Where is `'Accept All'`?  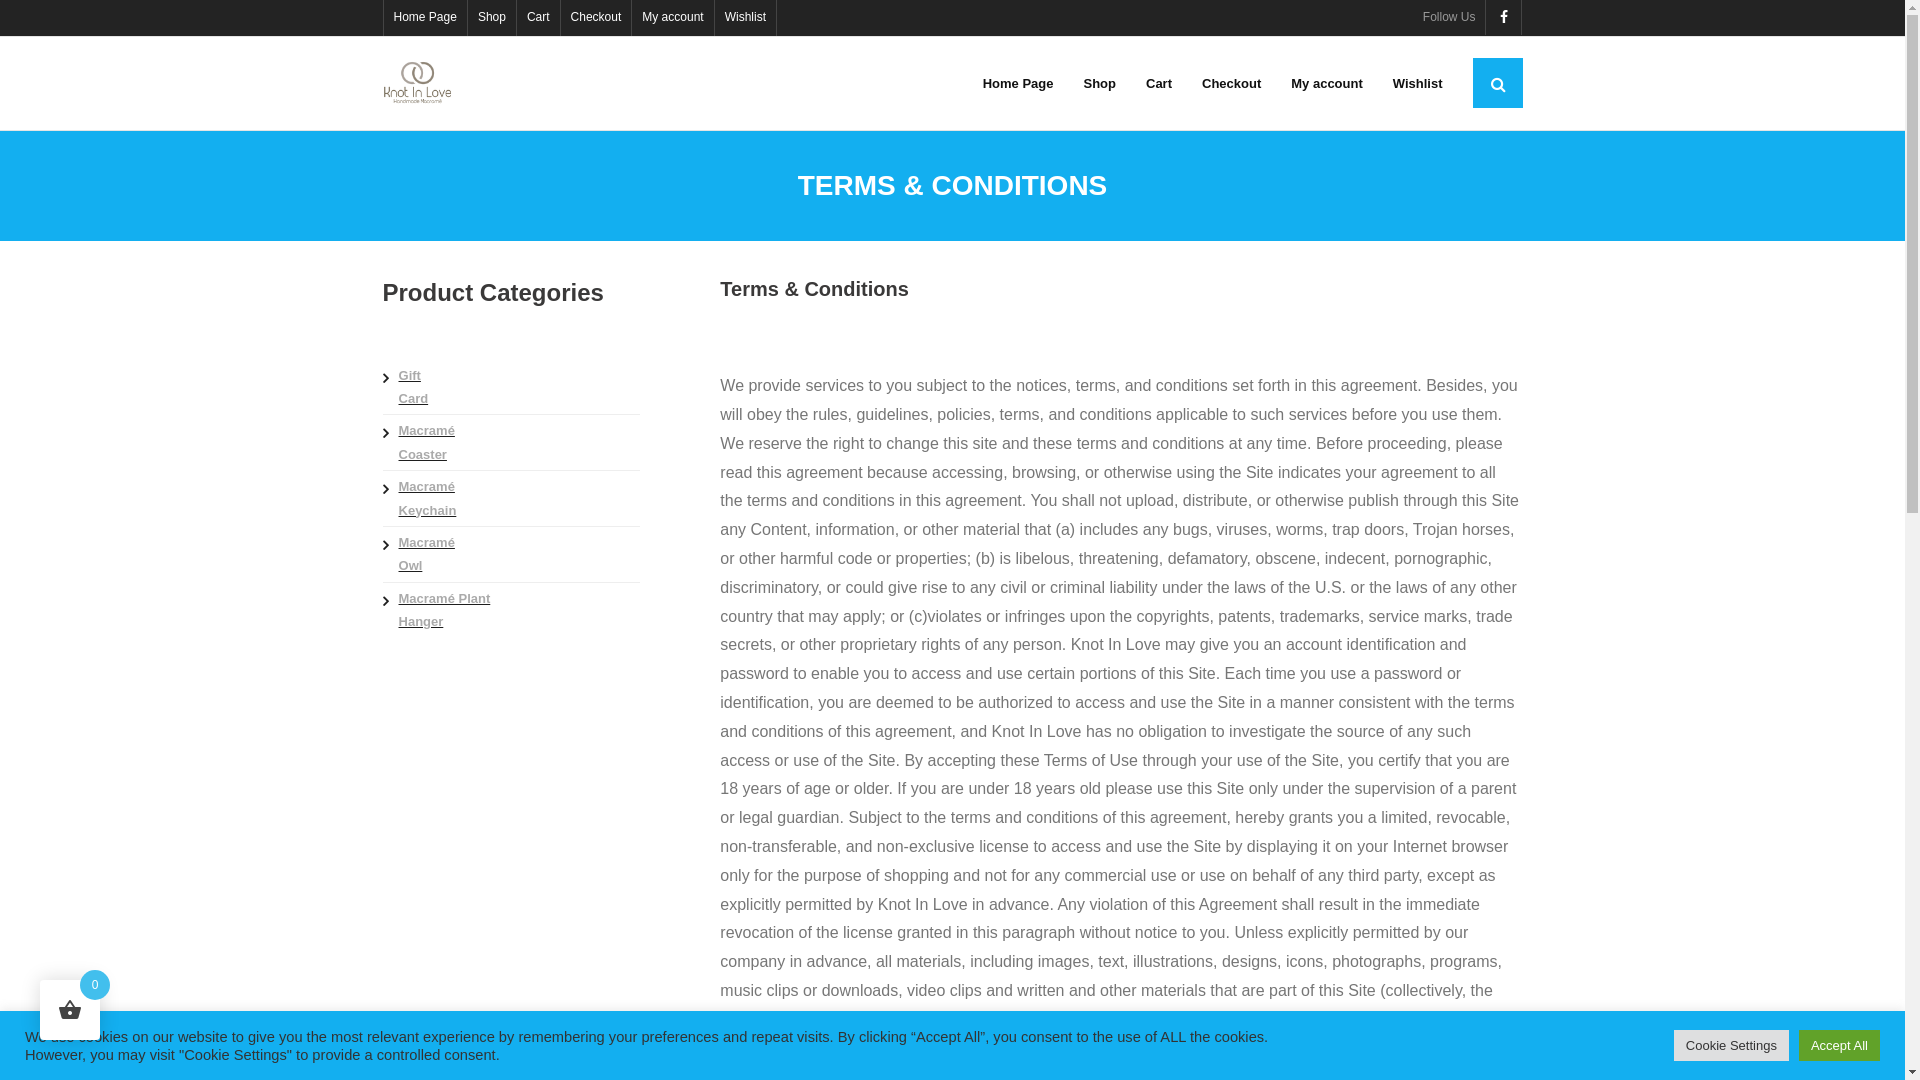 'Accept All' is located at coordinates (1839, 1044).